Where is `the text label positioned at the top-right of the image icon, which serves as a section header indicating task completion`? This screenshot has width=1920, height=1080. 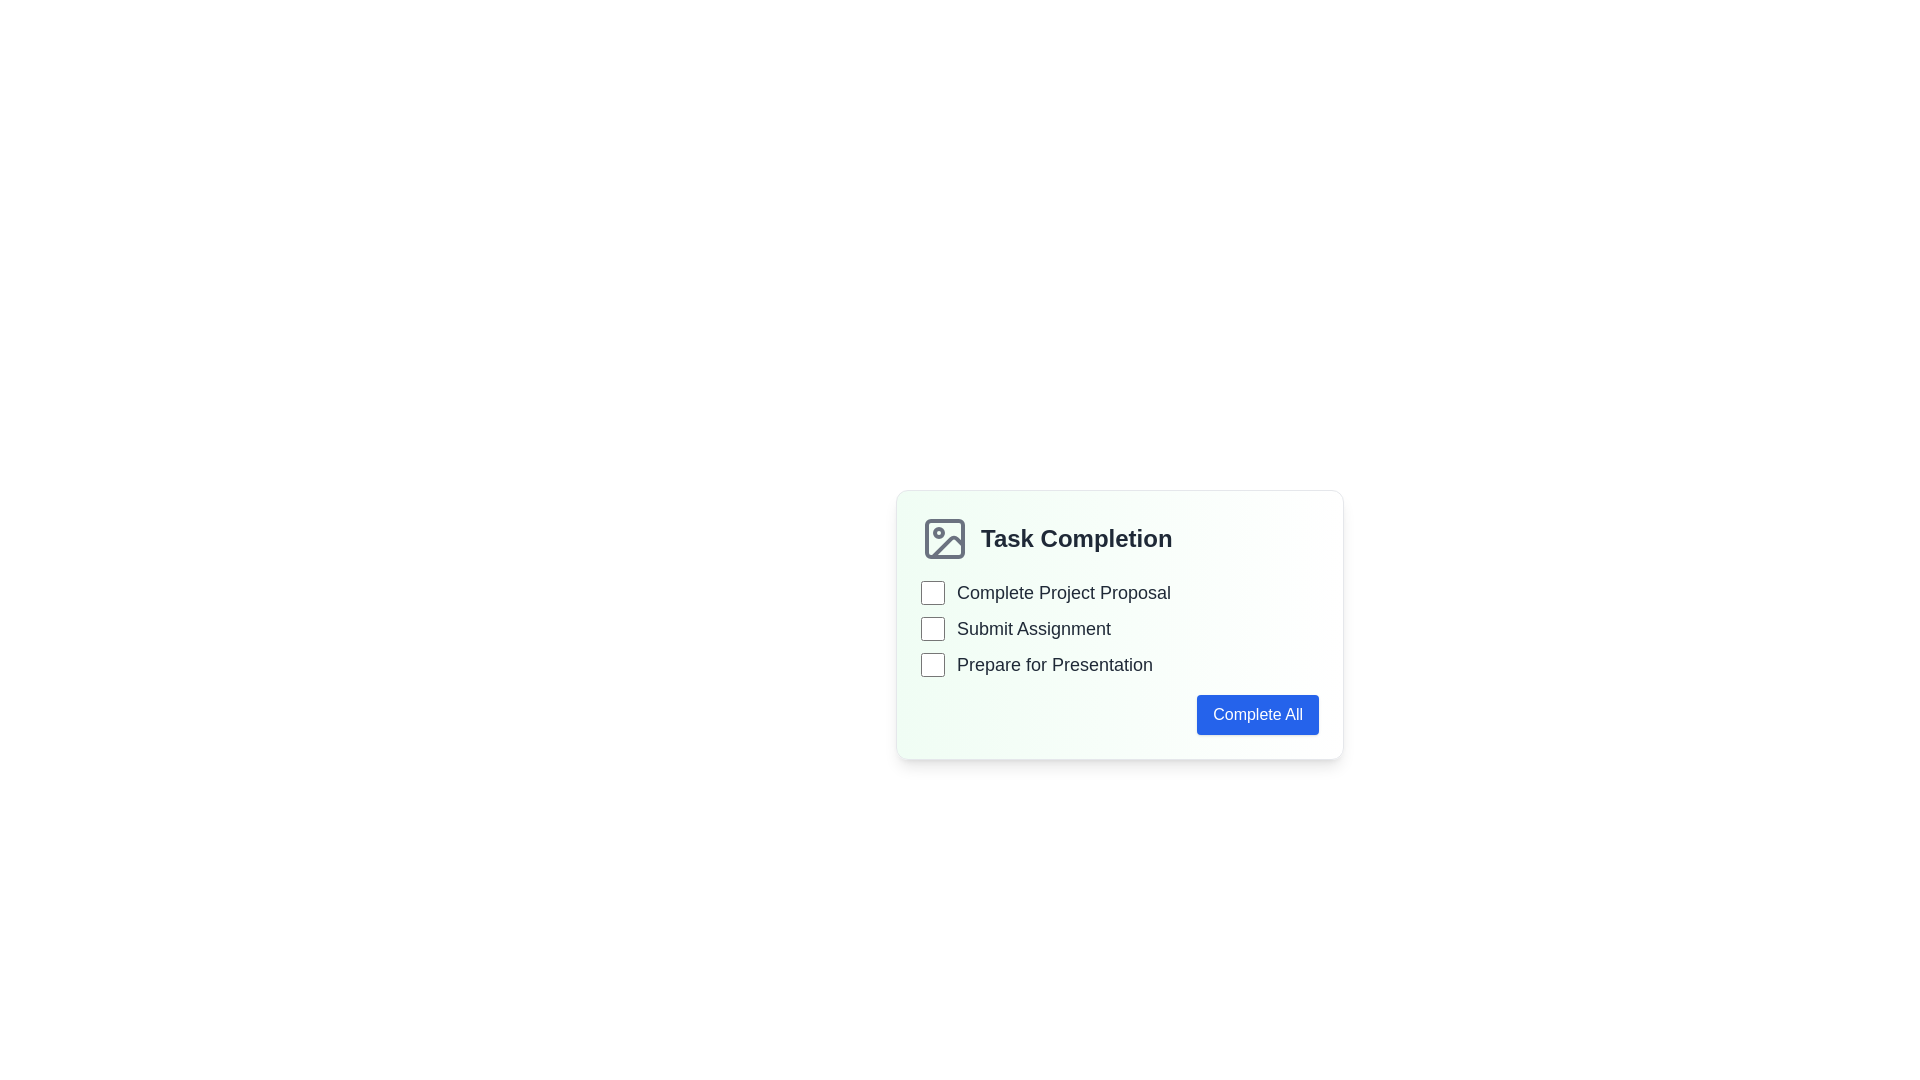
the text label positioned at the top-right of the image icon, which serves as a section header indicating task completion is located at coordinates (1075, 538).